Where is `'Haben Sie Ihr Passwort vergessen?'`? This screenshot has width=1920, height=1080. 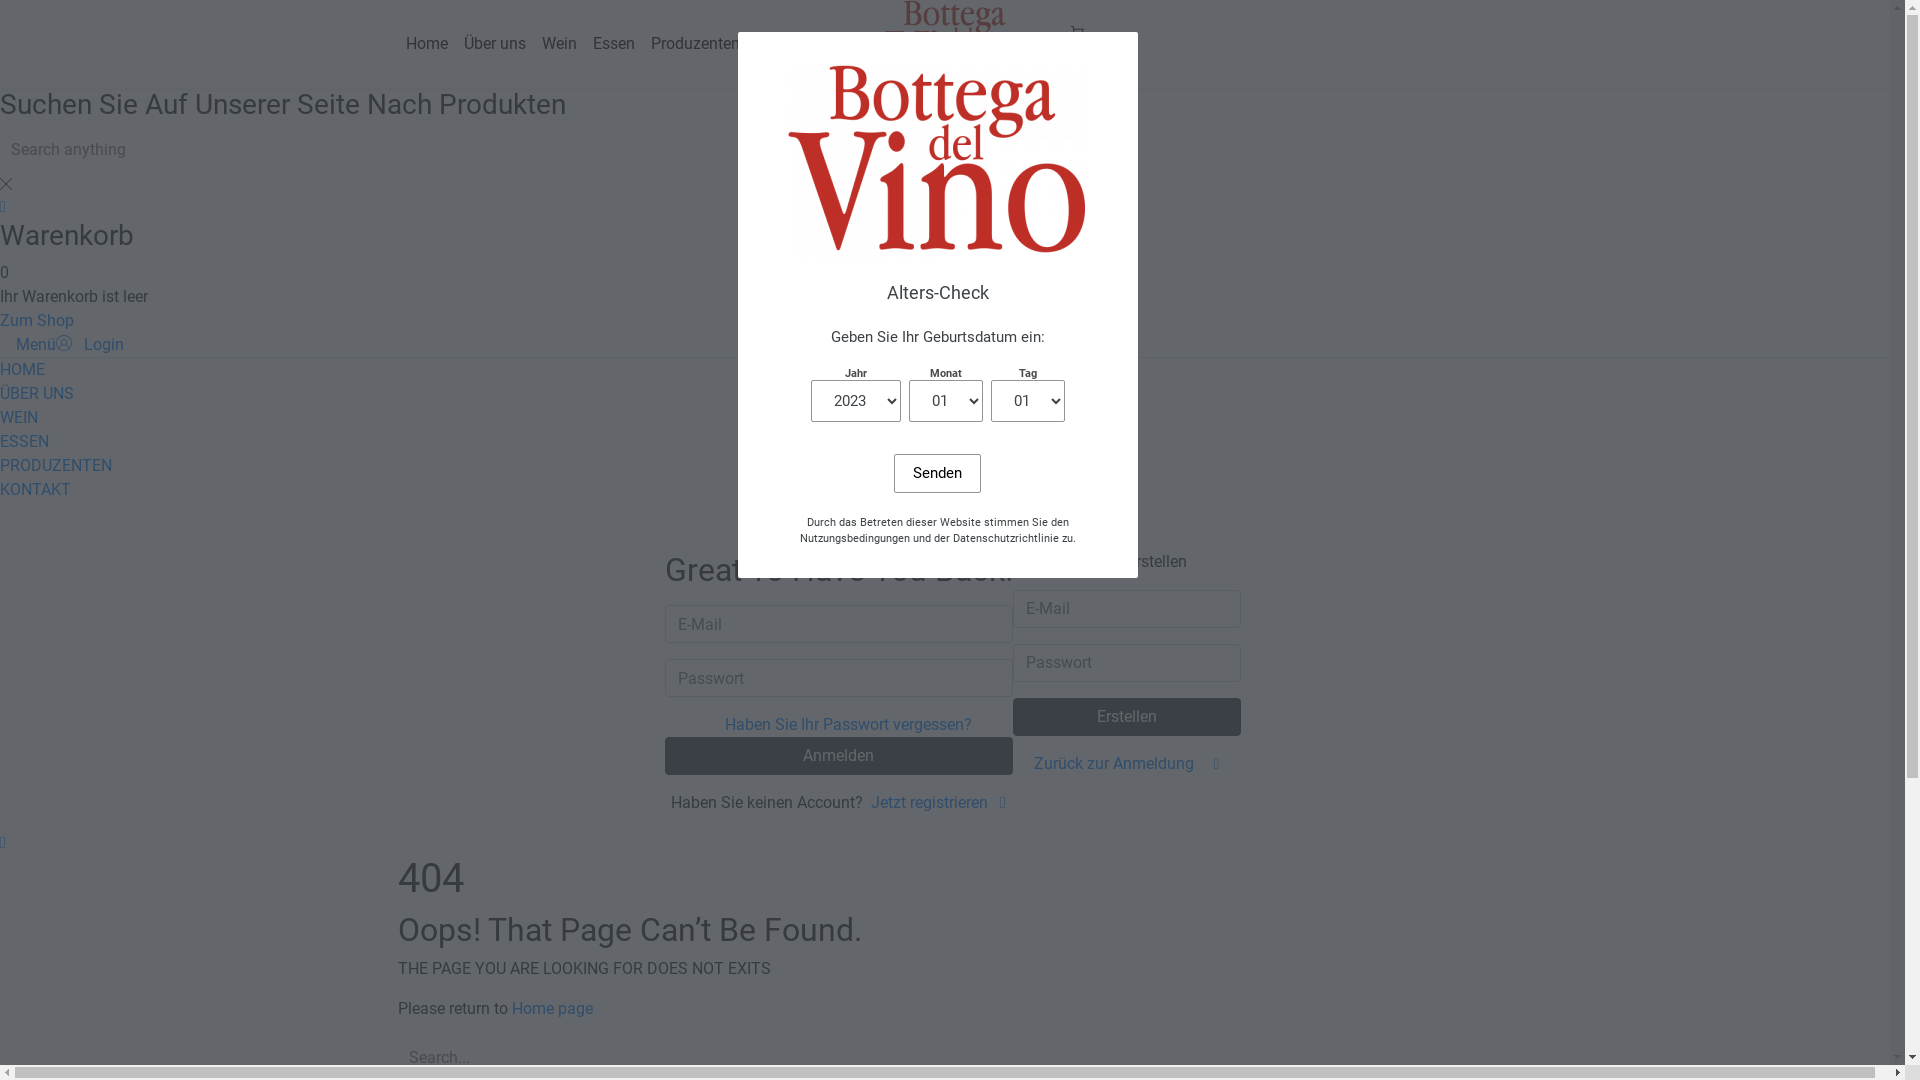 'Haben Sie Ihr Passwort vergessen?' is located at coordinates (848, 724).